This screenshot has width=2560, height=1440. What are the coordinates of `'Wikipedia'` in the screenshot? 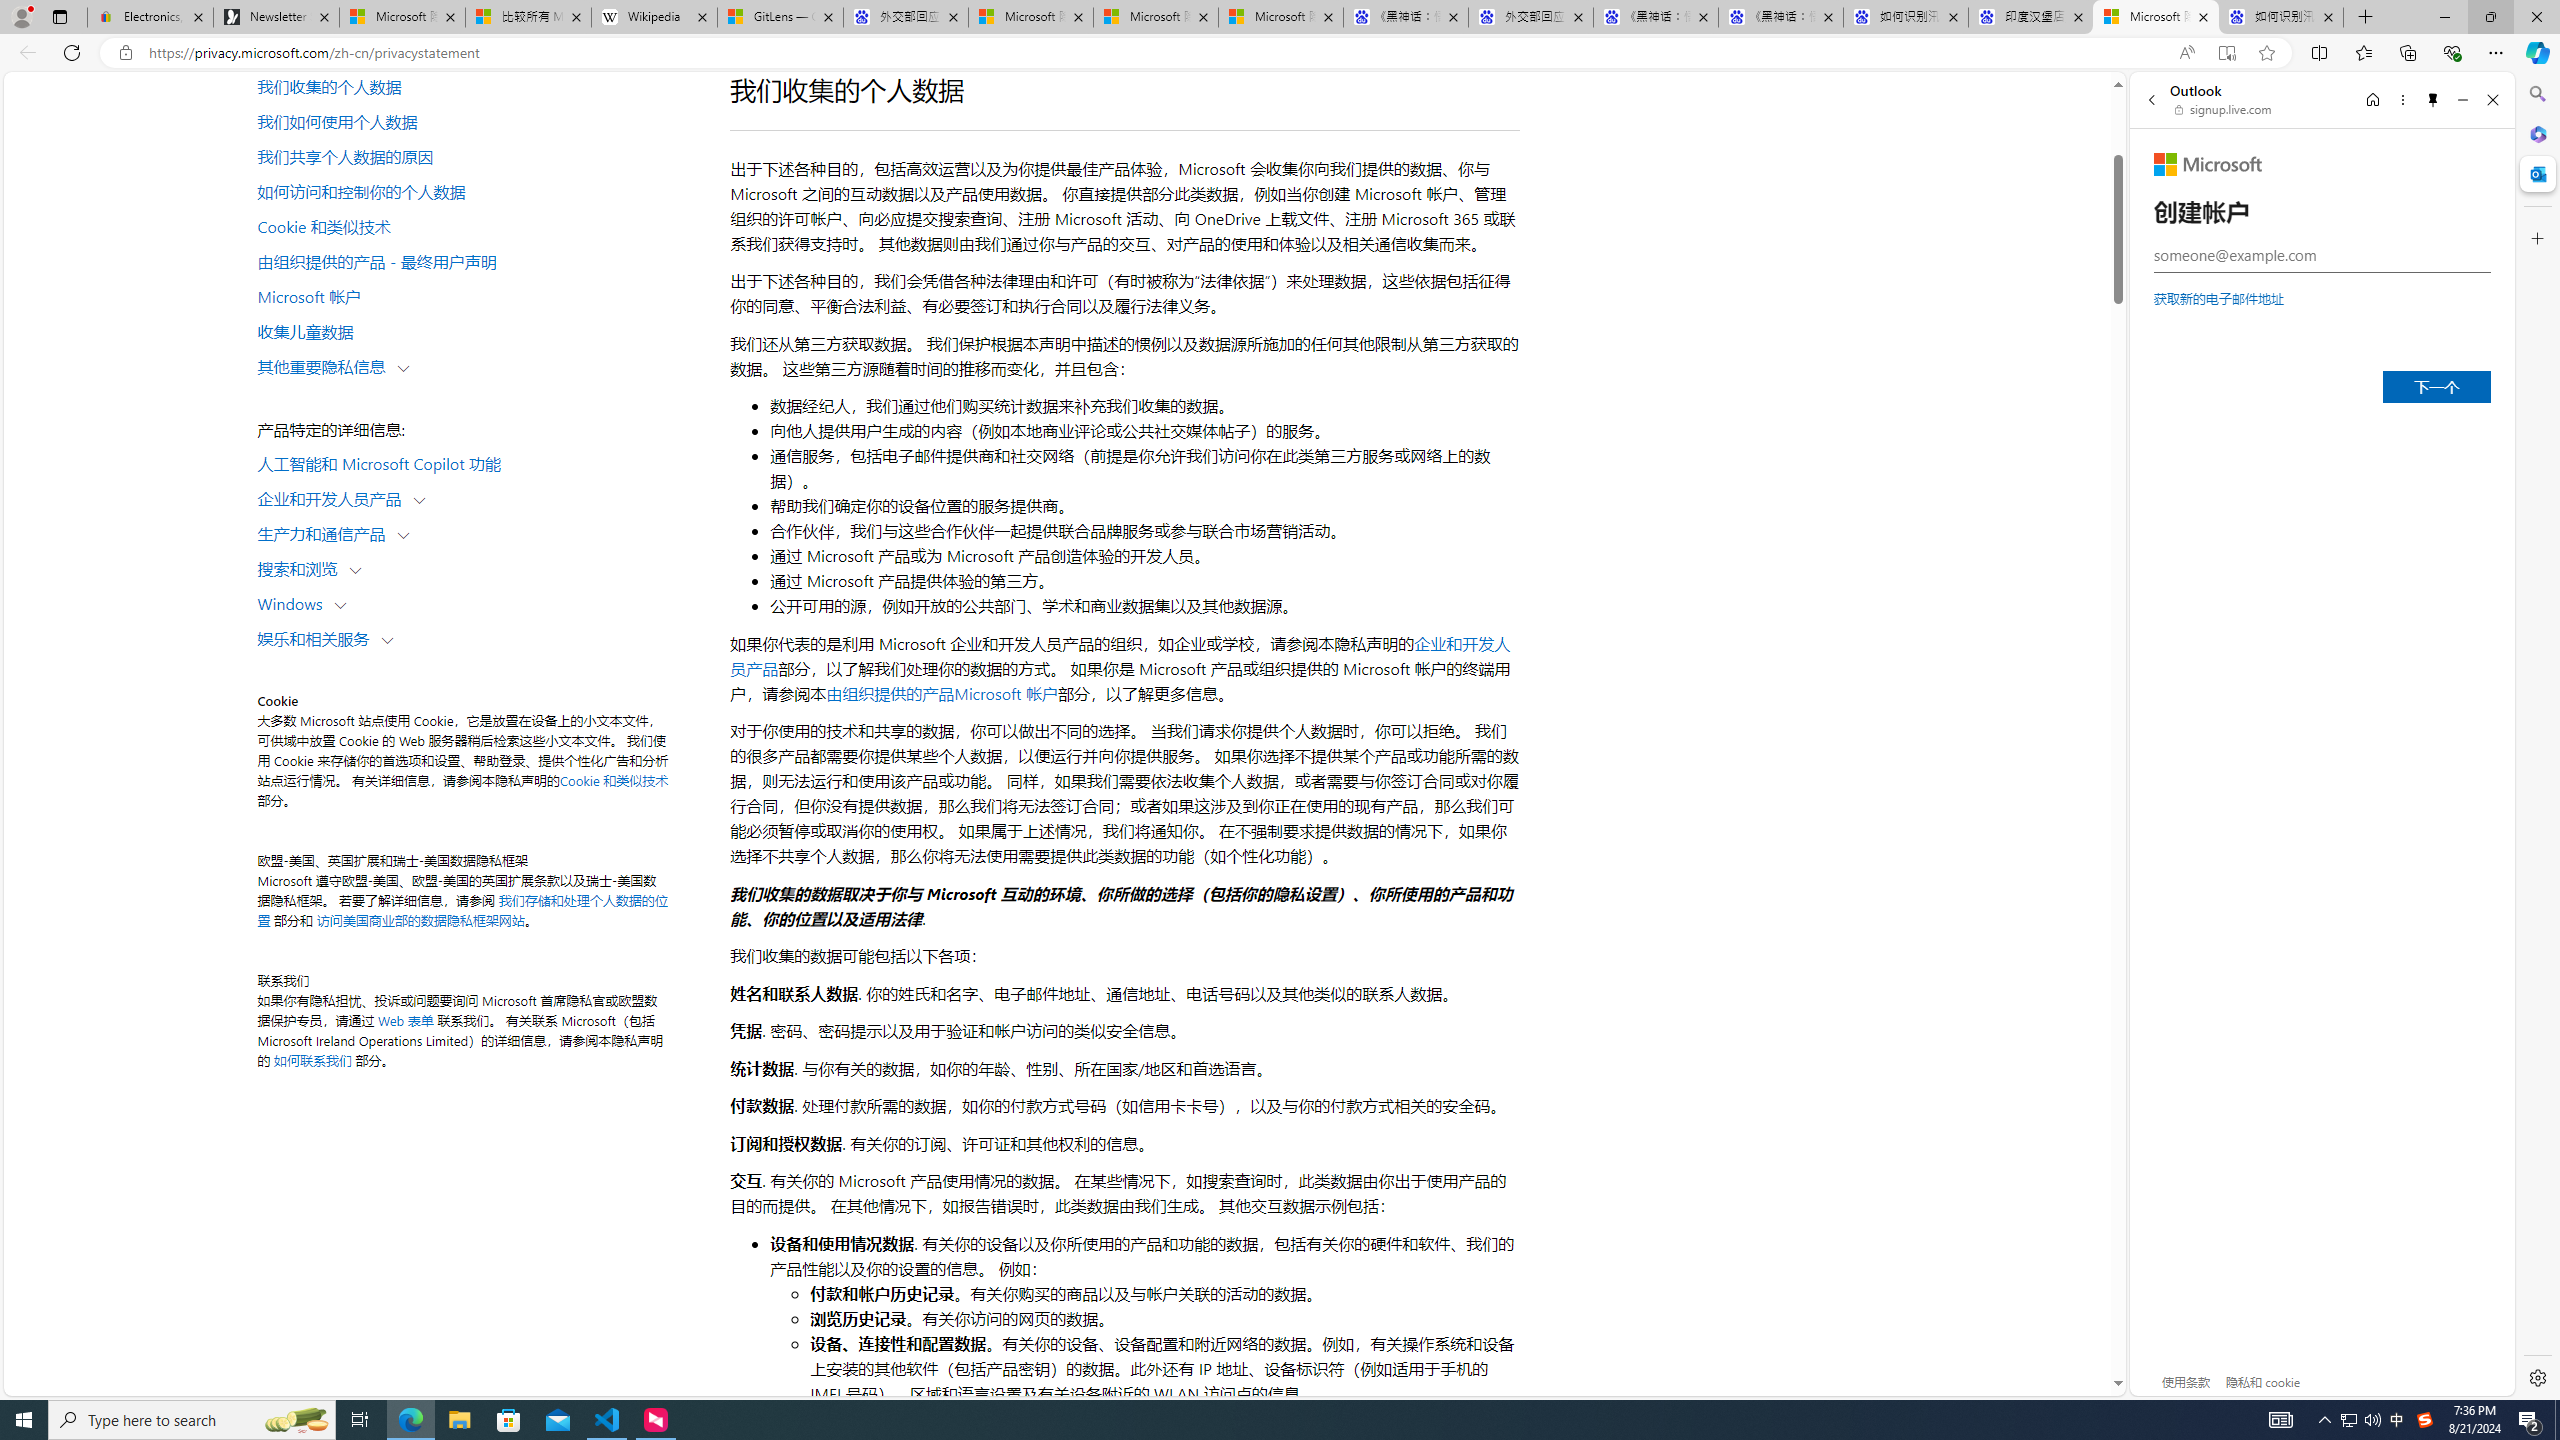 It's located at (655, 16).